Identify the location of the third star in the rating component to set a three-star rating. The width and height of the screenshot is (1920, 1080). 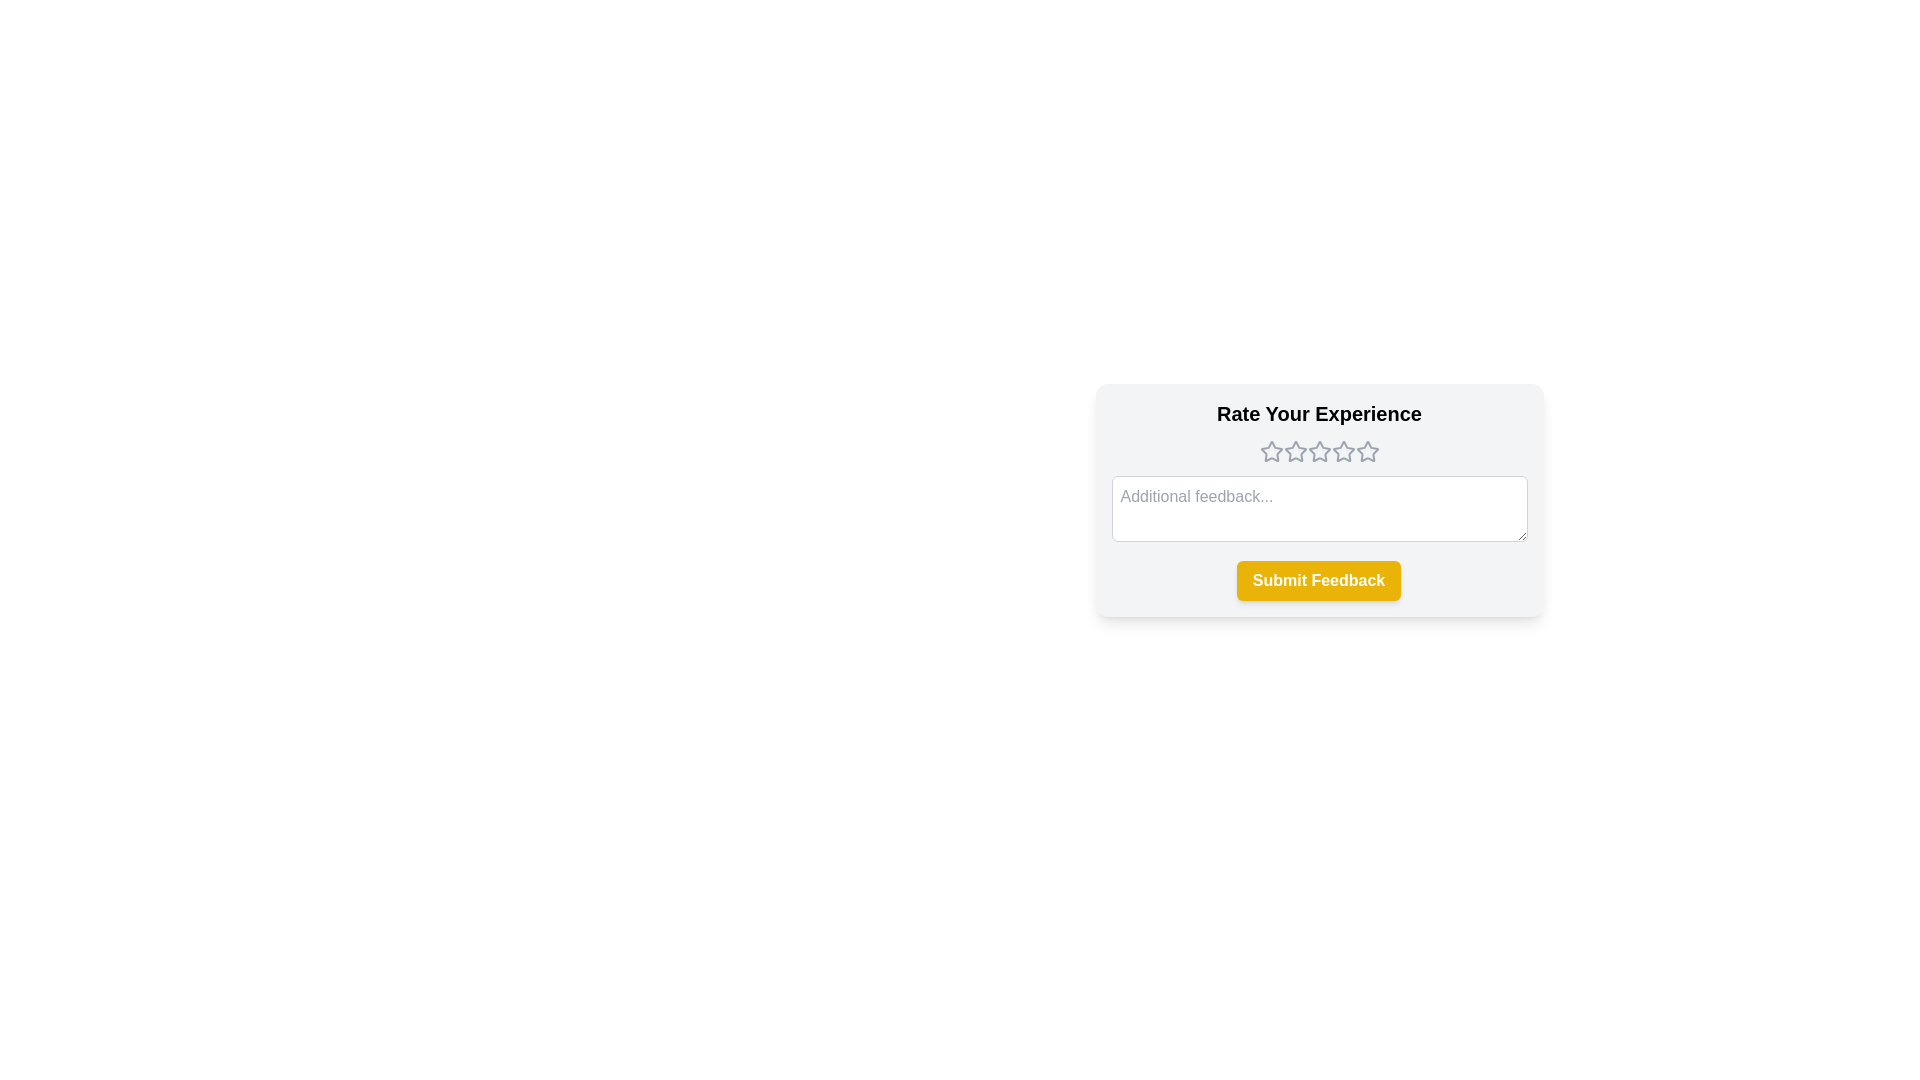
(1319, 451).